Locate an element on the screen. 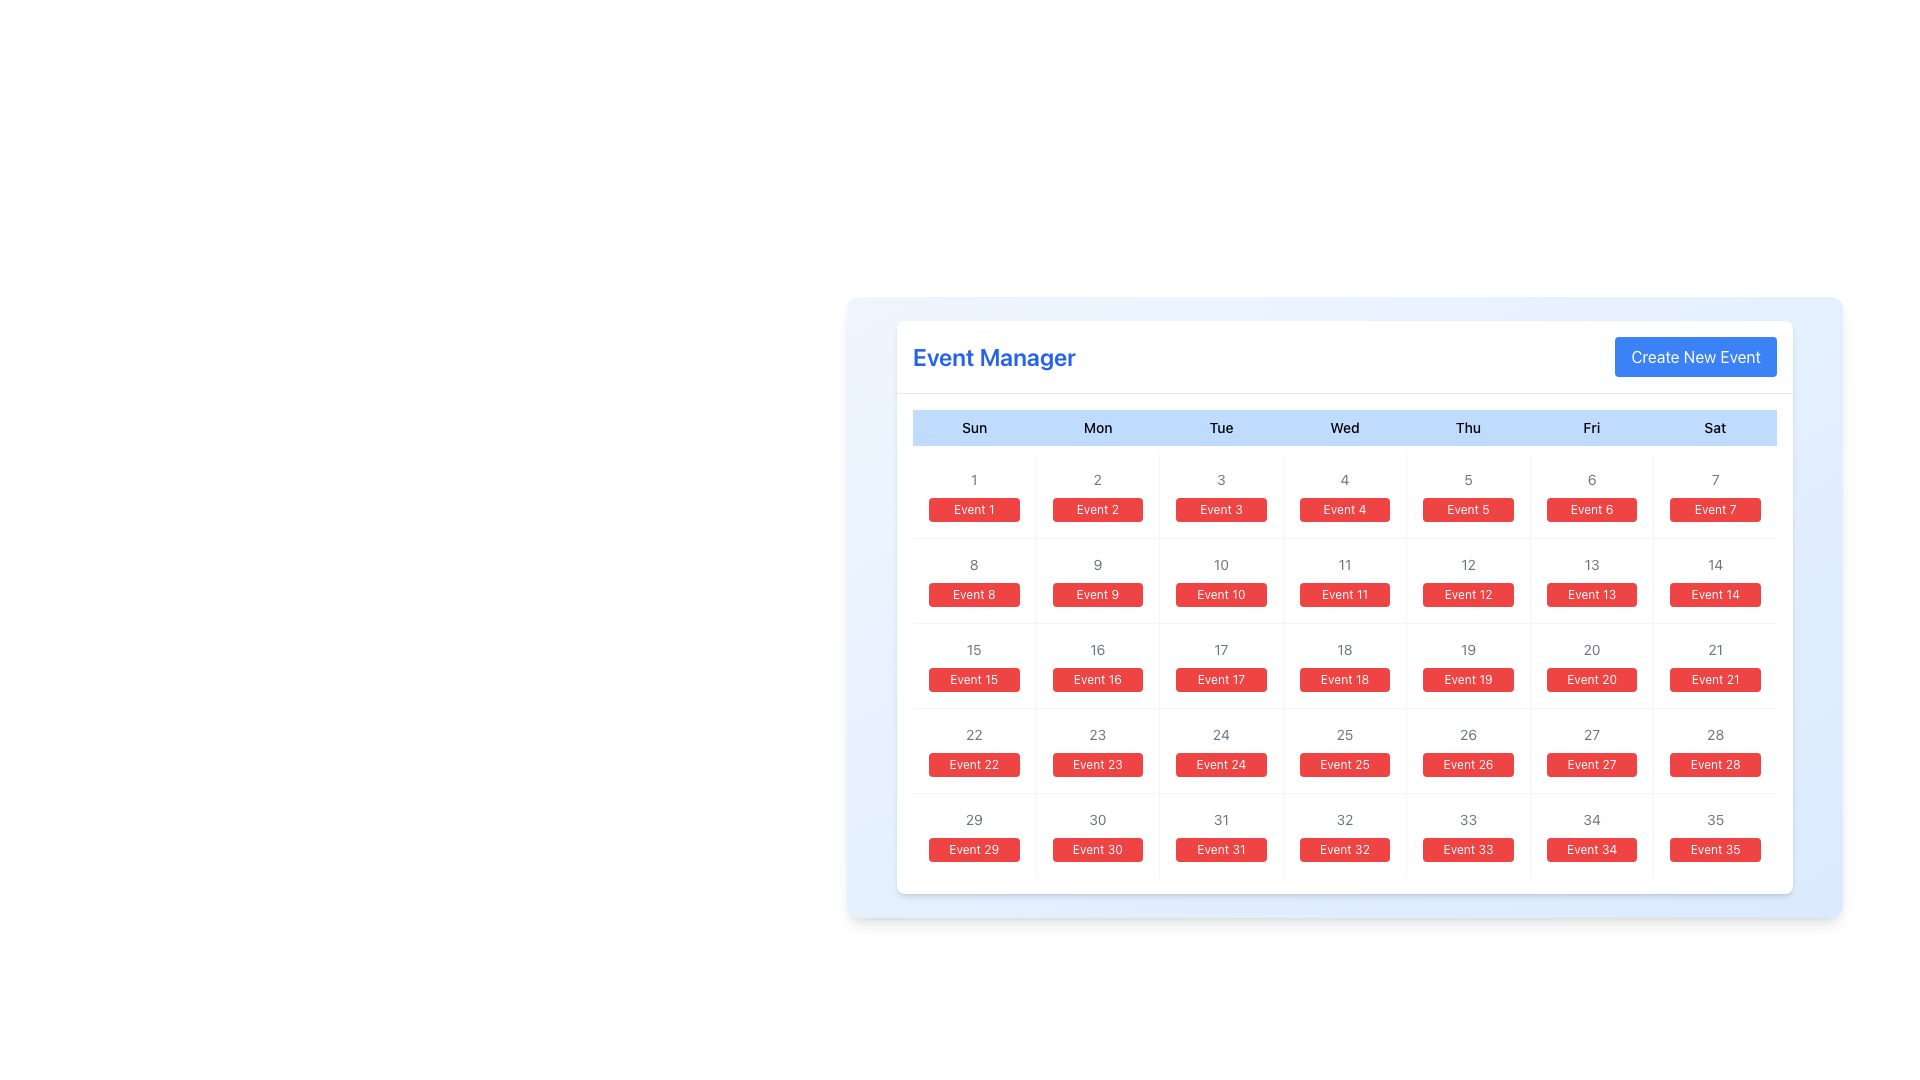  the text label for Monday in the calendar interface, which is the second label from the left, positioned between 'Sun' and 'Tue' is located at coordinates (1097, 427).